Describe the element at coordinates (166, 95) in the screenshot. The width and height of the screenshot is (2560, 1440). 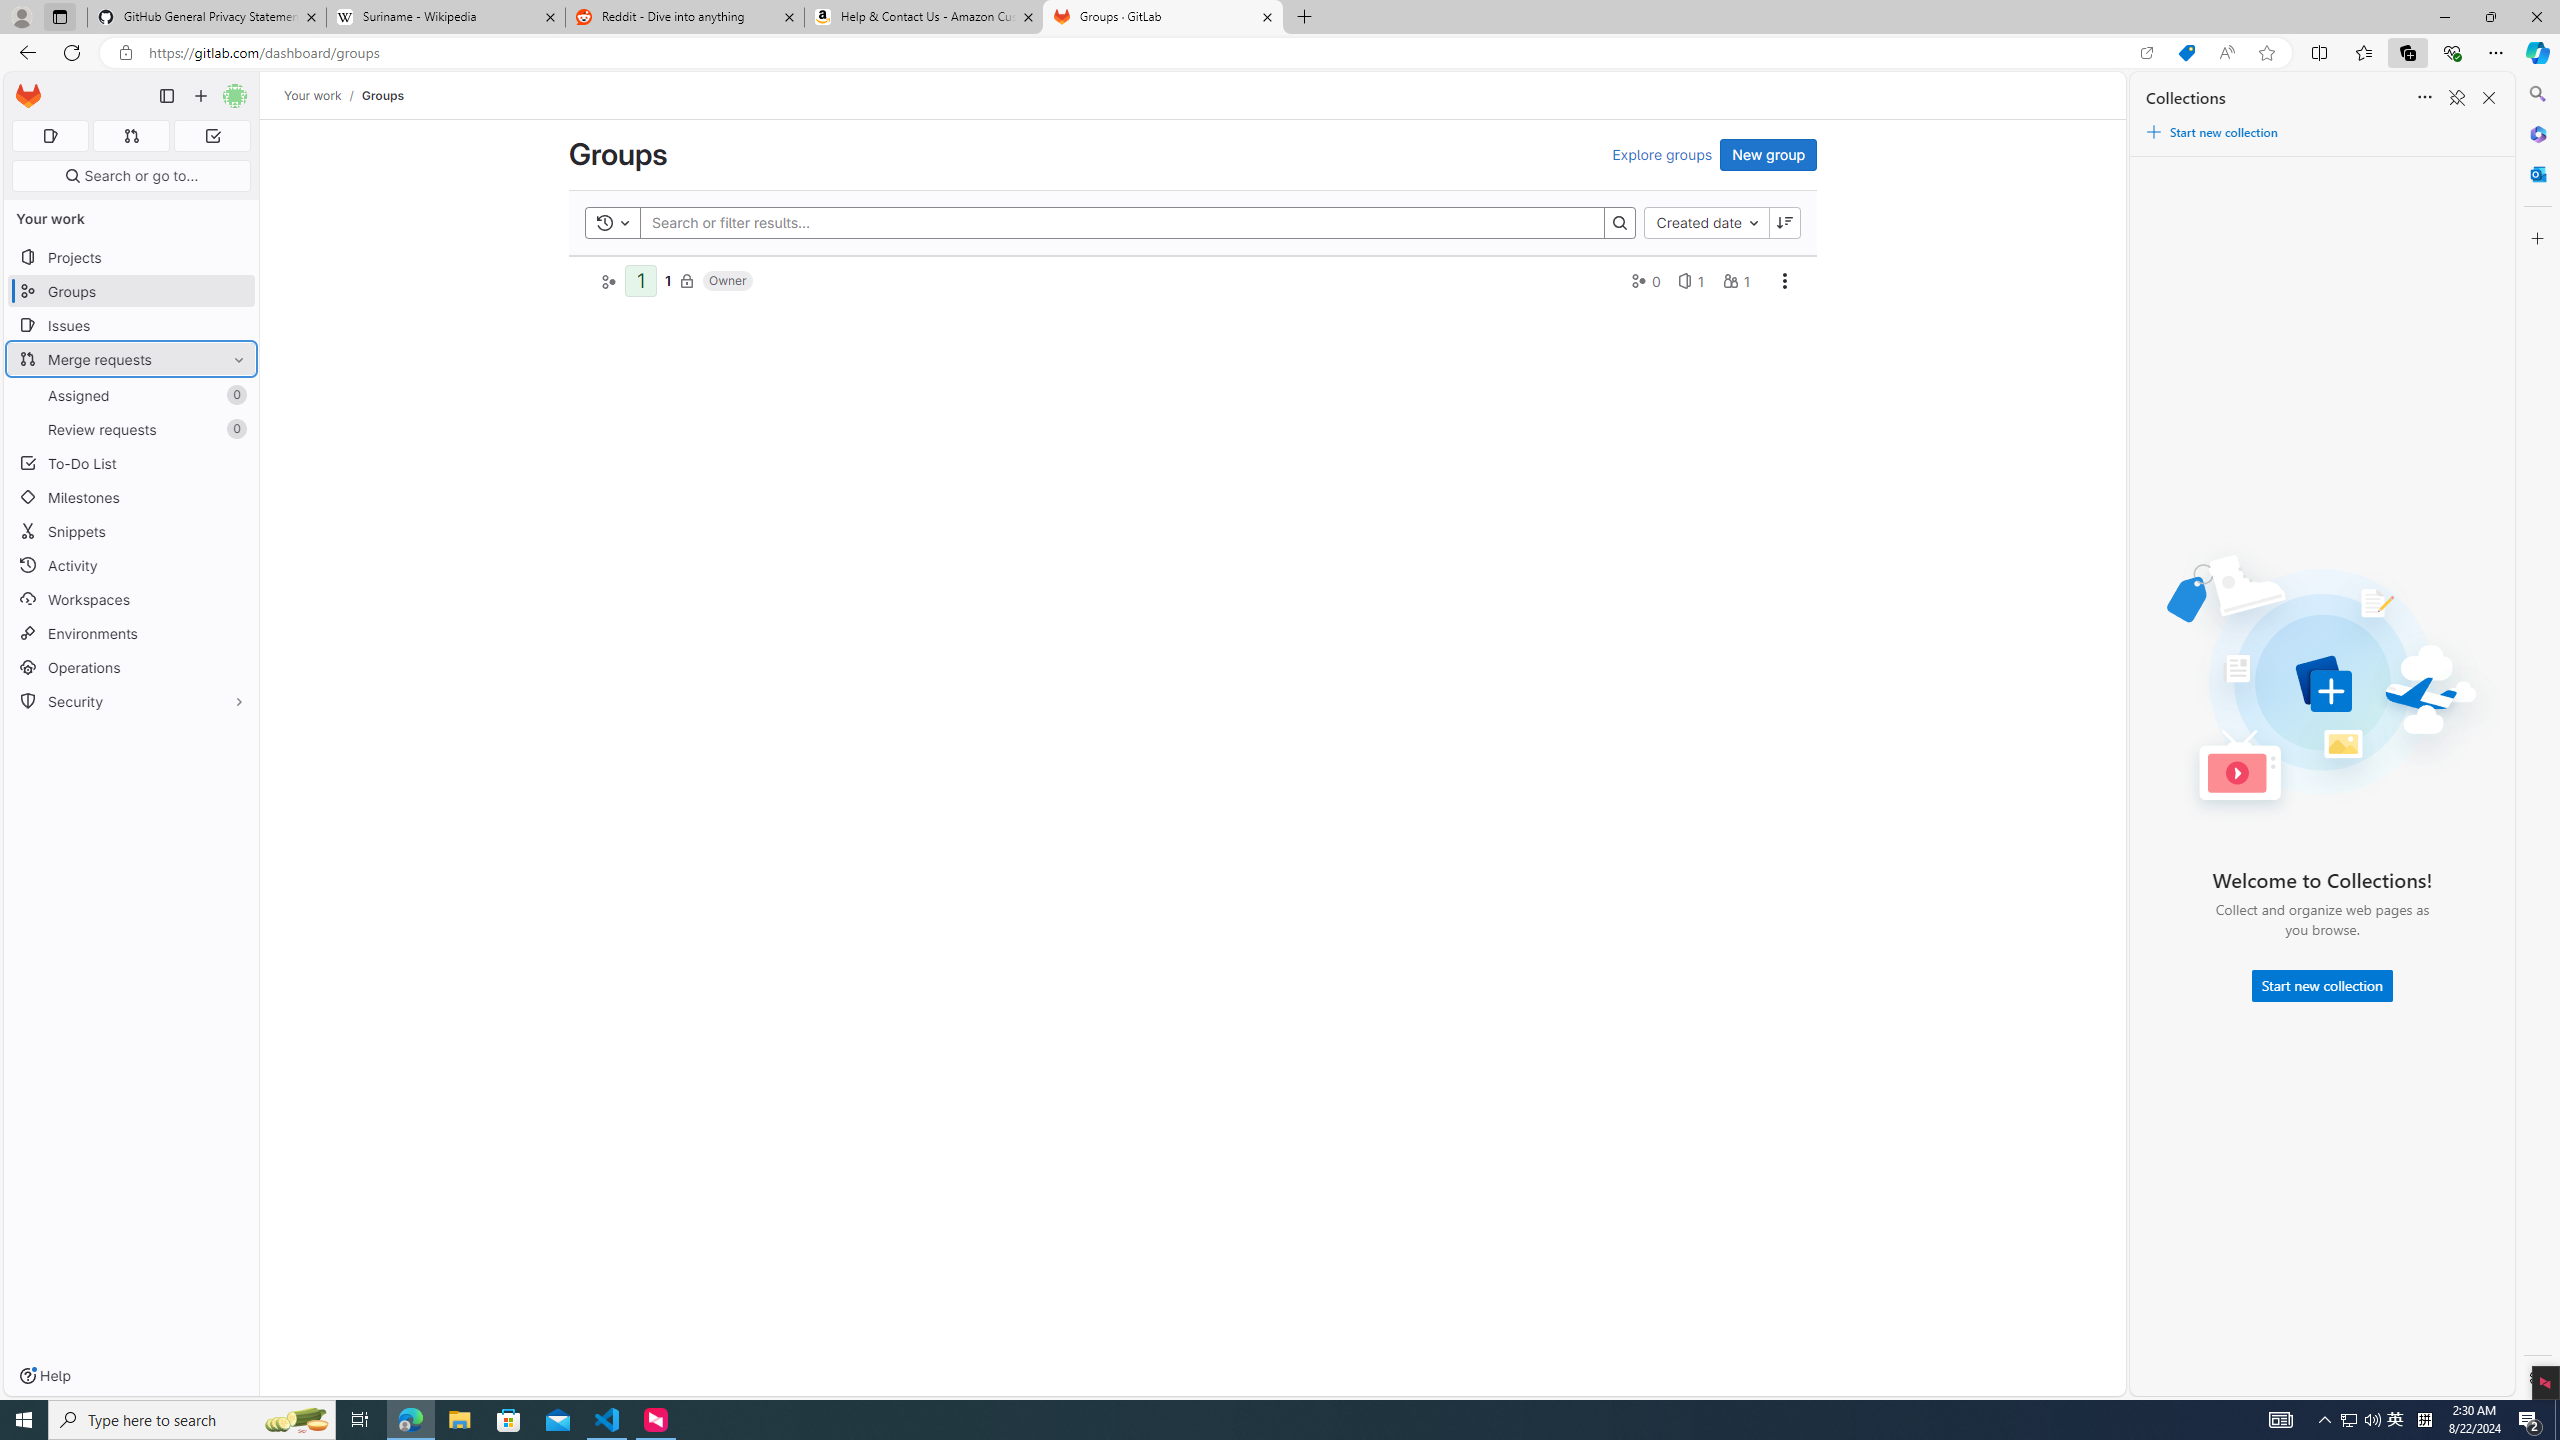
I see `'Primary navigation sidebar'` at that location.